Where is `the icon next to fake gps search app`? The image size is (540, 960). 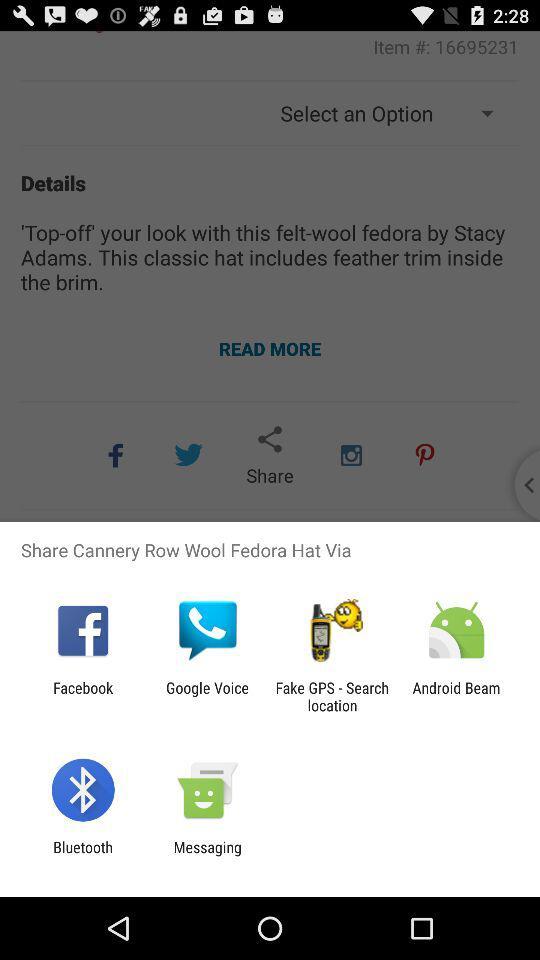 the icon next to fake gps search app is located at coordinates (456, 696).